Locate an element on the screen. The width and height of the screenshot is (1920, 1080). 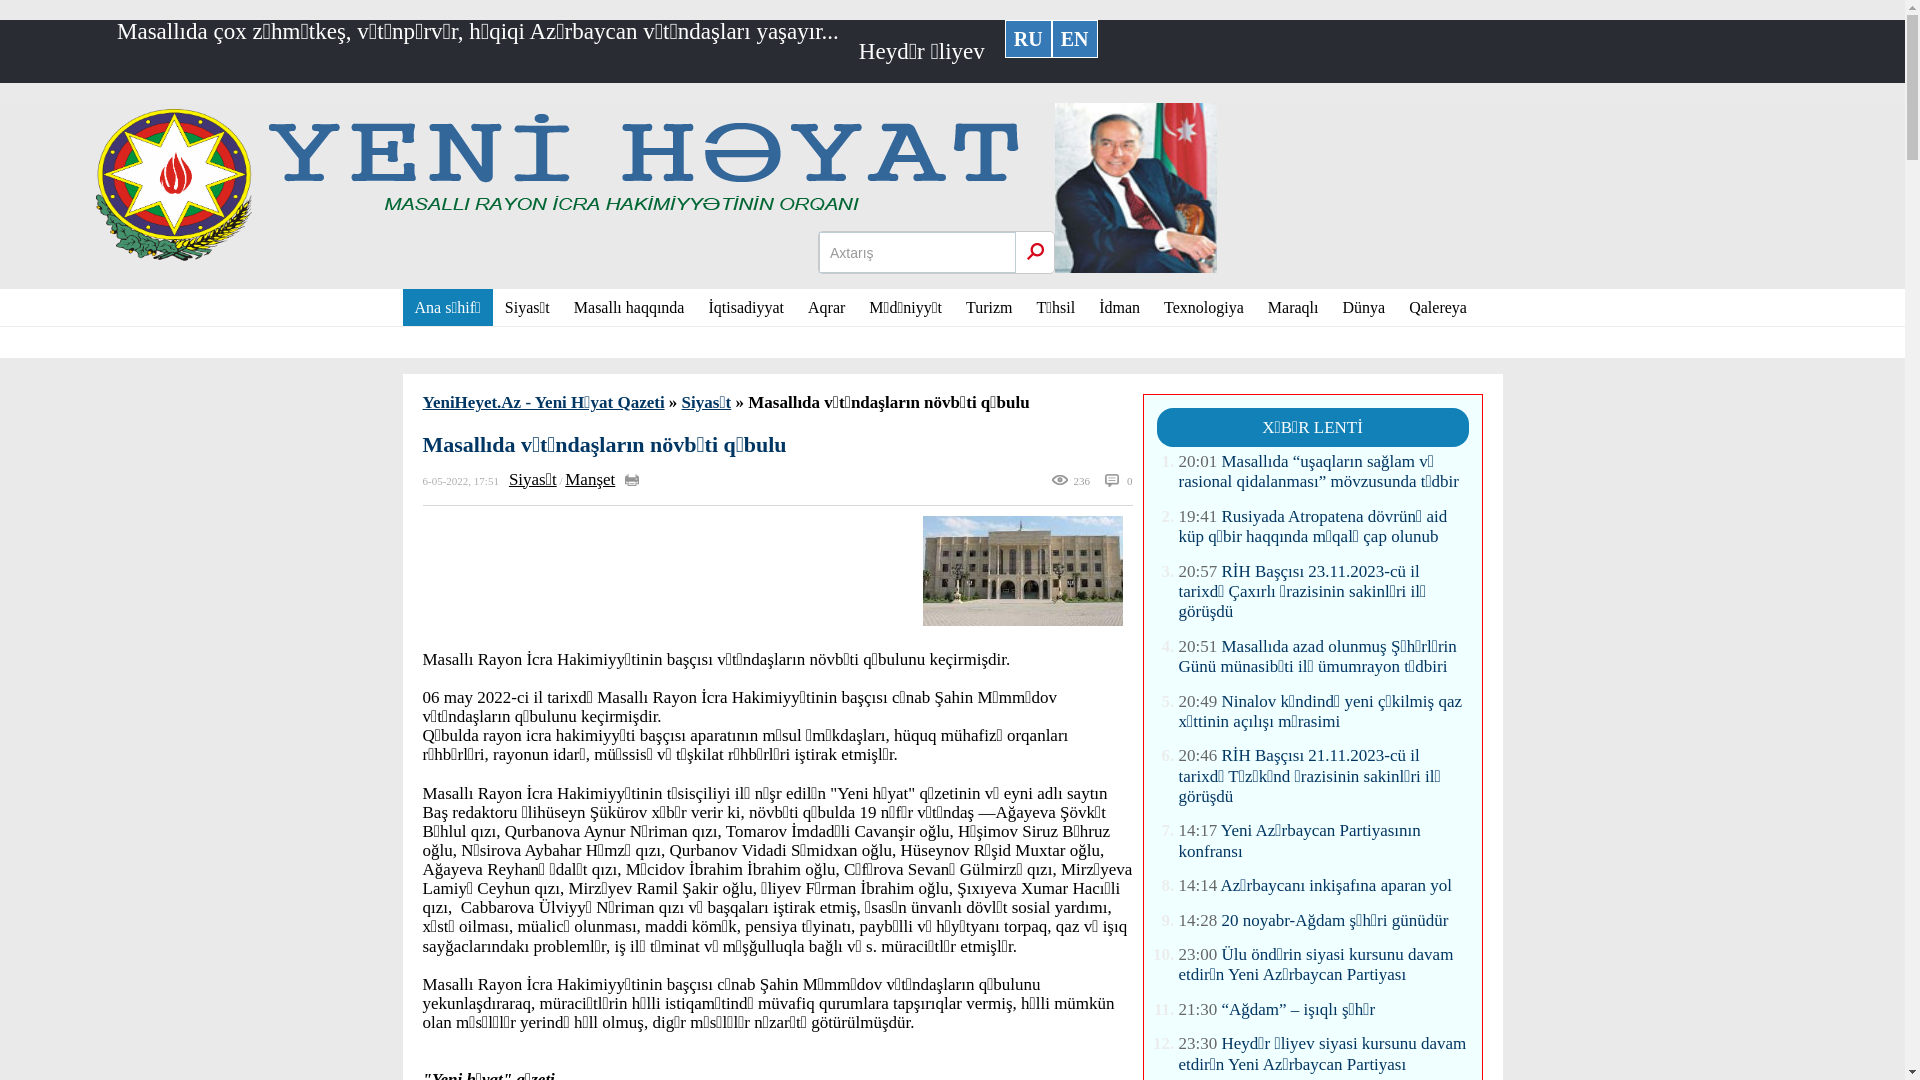
'Aqrar' is located at coordinates (795, 307).